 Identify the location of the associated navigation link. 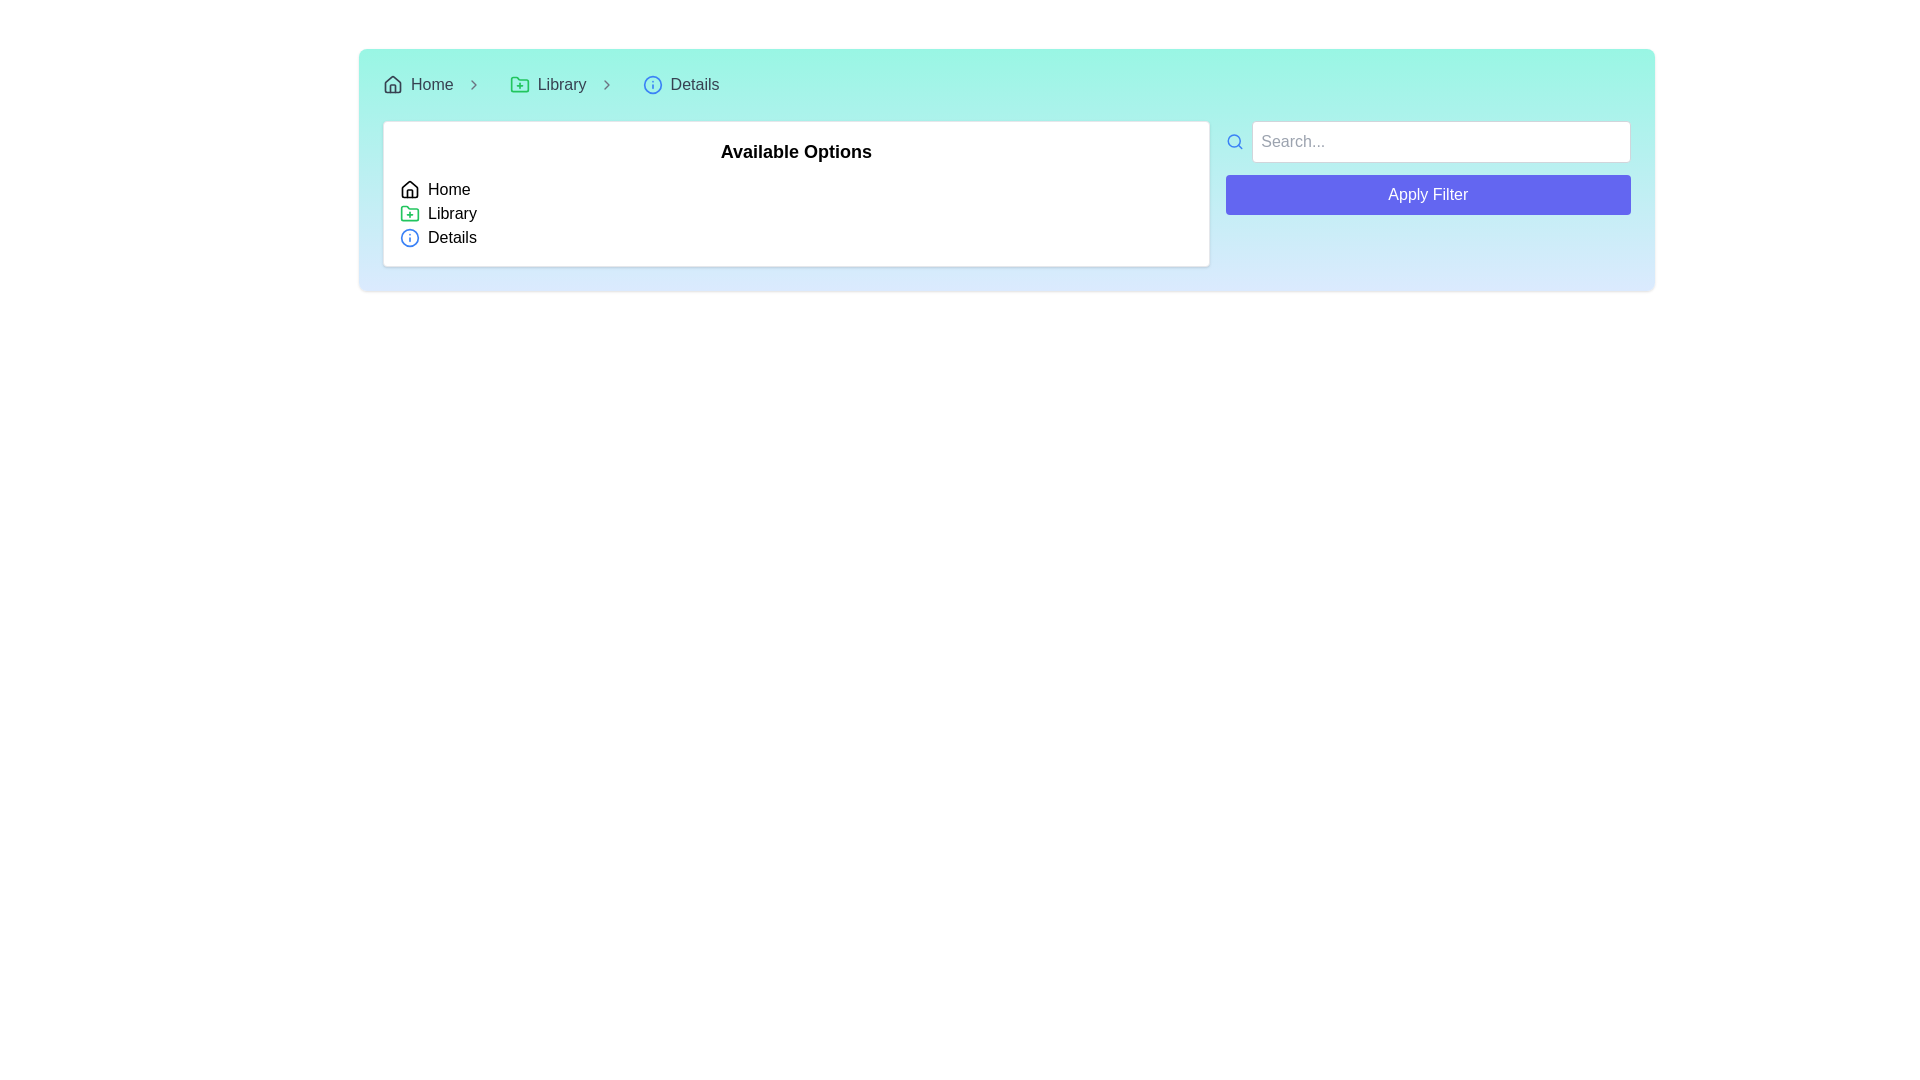
(695, 83).